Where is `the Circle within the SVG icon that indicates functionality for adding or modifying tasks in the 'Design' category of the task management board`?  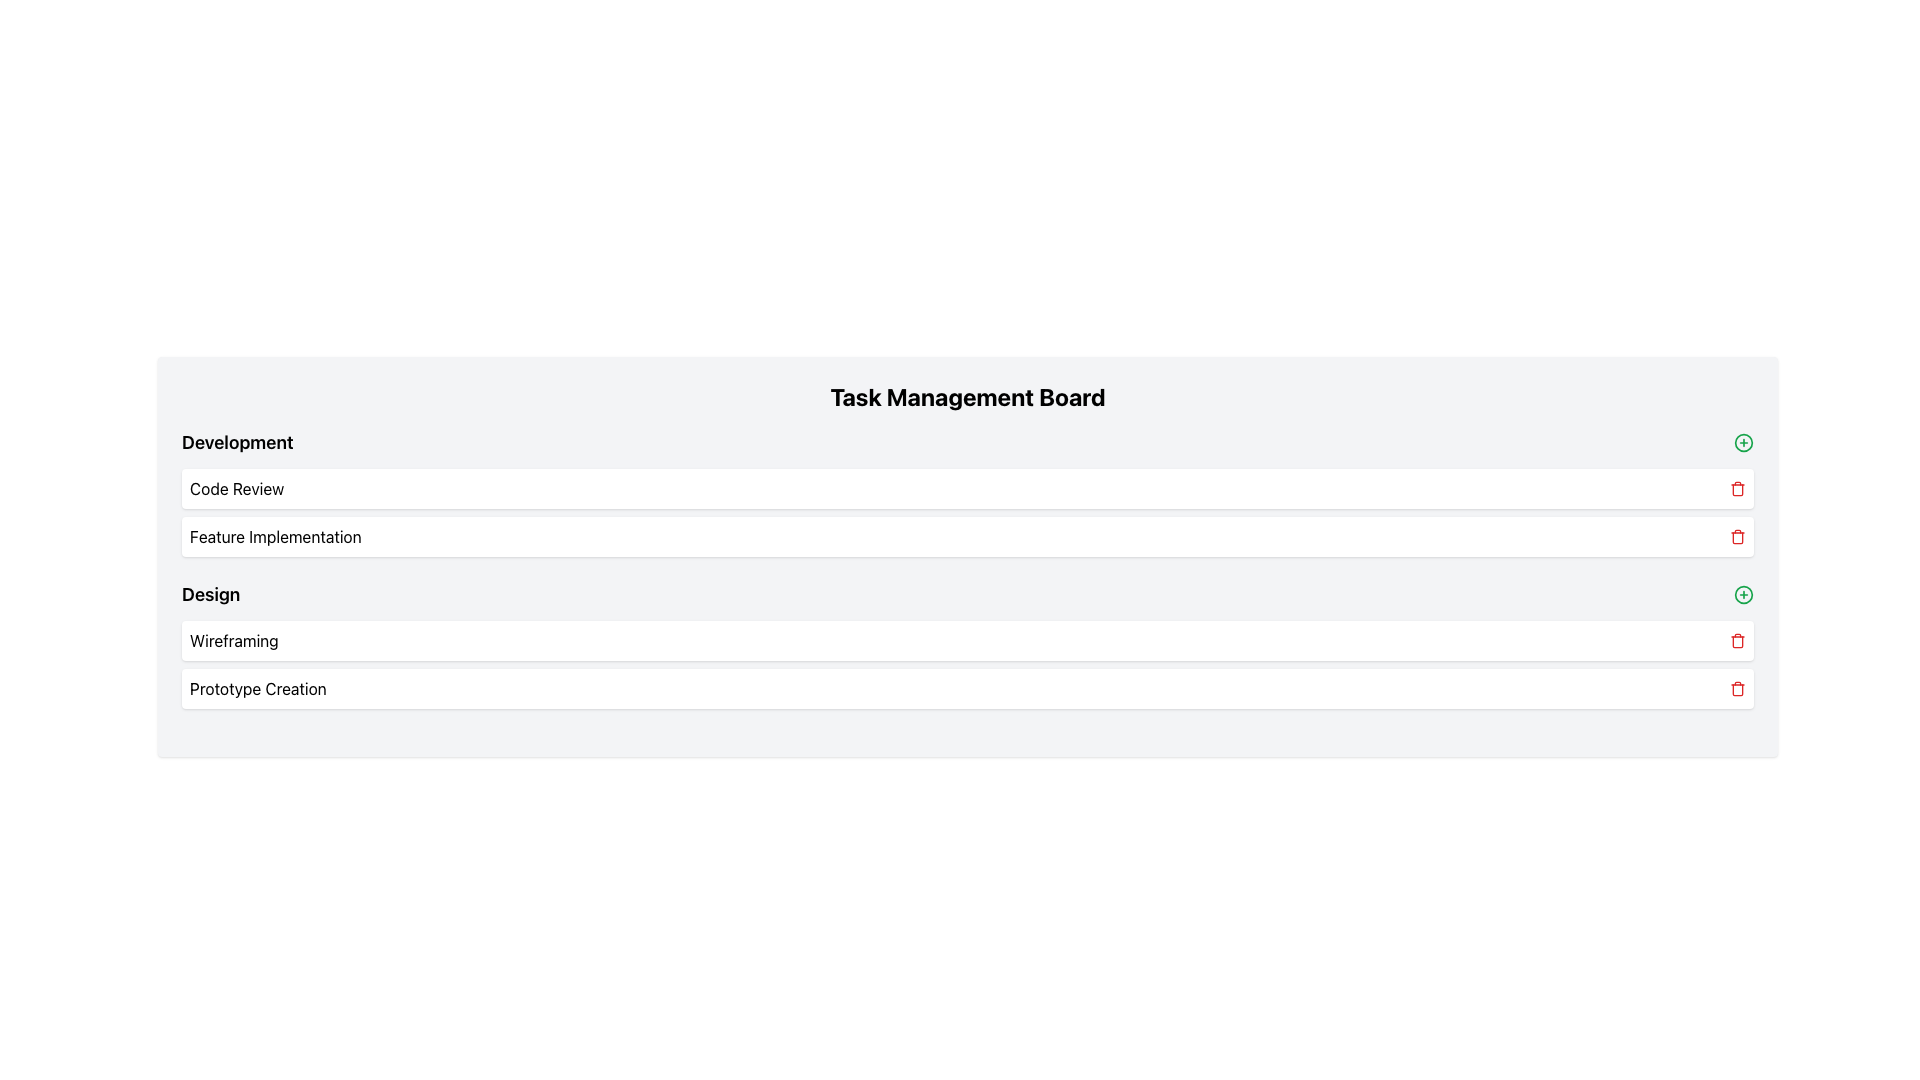
the Circle within the SVG icon that indicates functionality for adding or modifying tasks in the 'Design' category of the task management board is located at coordinates (1742, 593).